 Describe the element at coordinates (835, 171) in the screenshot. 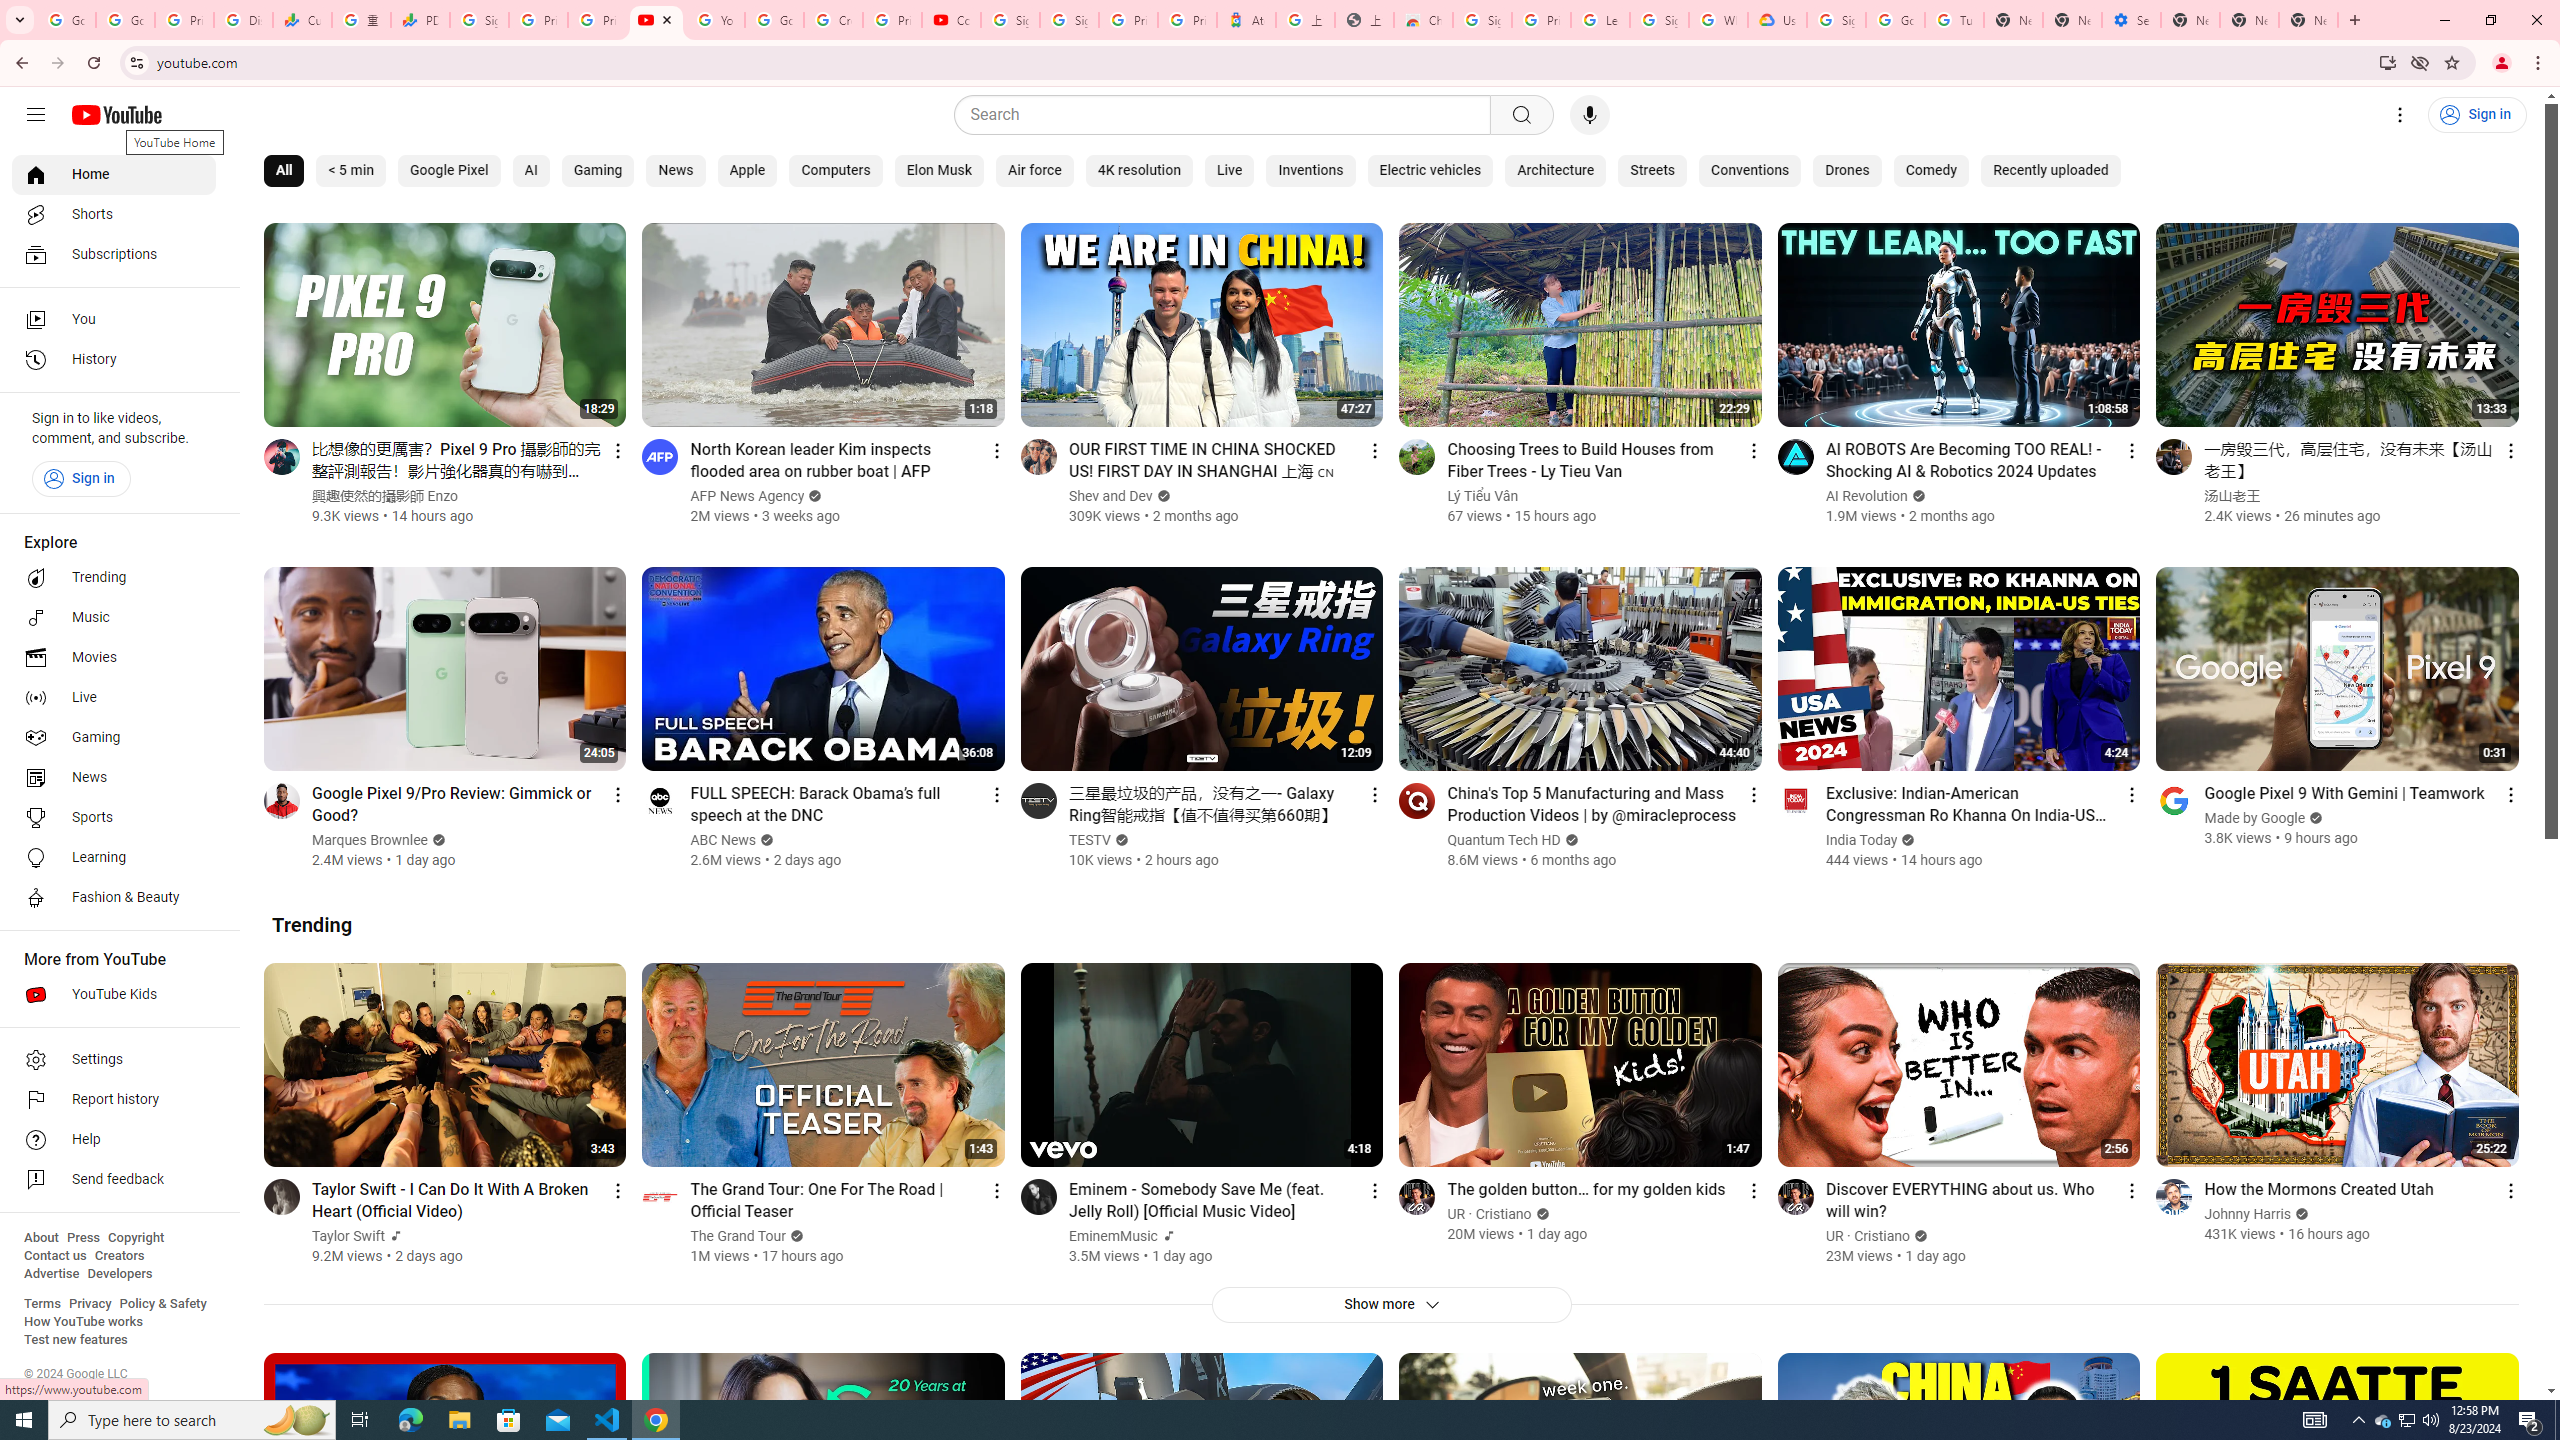

I see `'Computers'` at that location.